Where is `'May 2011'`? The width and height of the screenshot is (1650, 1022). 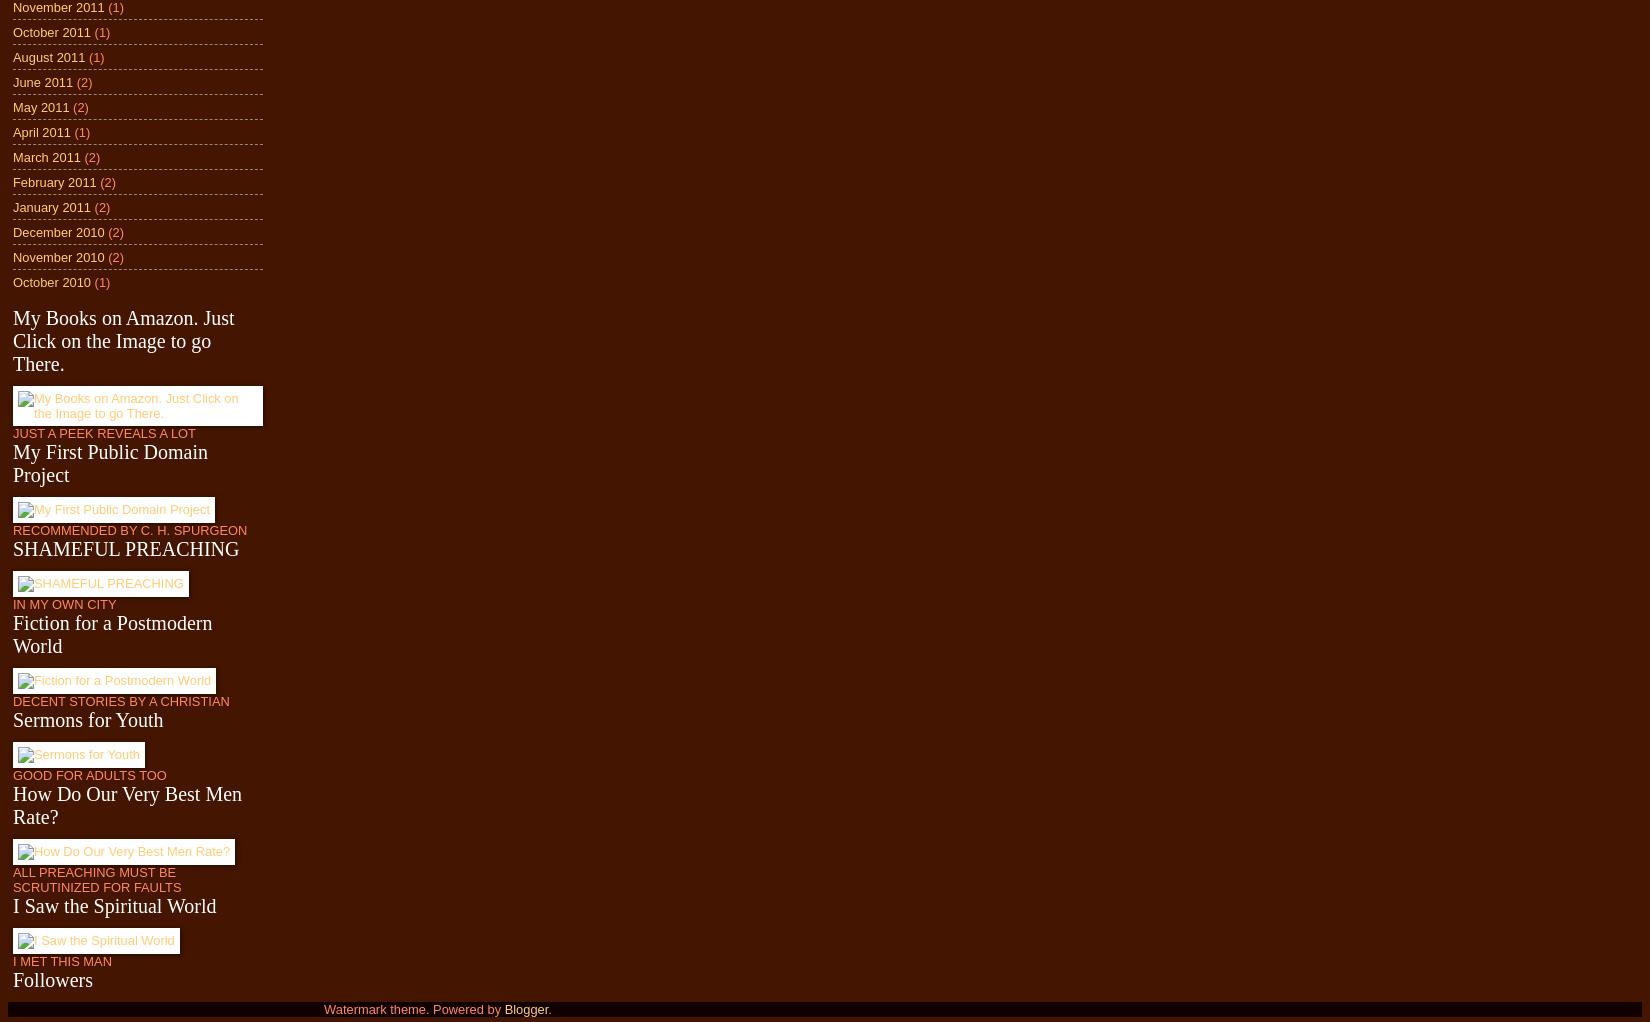 'May 2011' is located at coordinates (40, 105).